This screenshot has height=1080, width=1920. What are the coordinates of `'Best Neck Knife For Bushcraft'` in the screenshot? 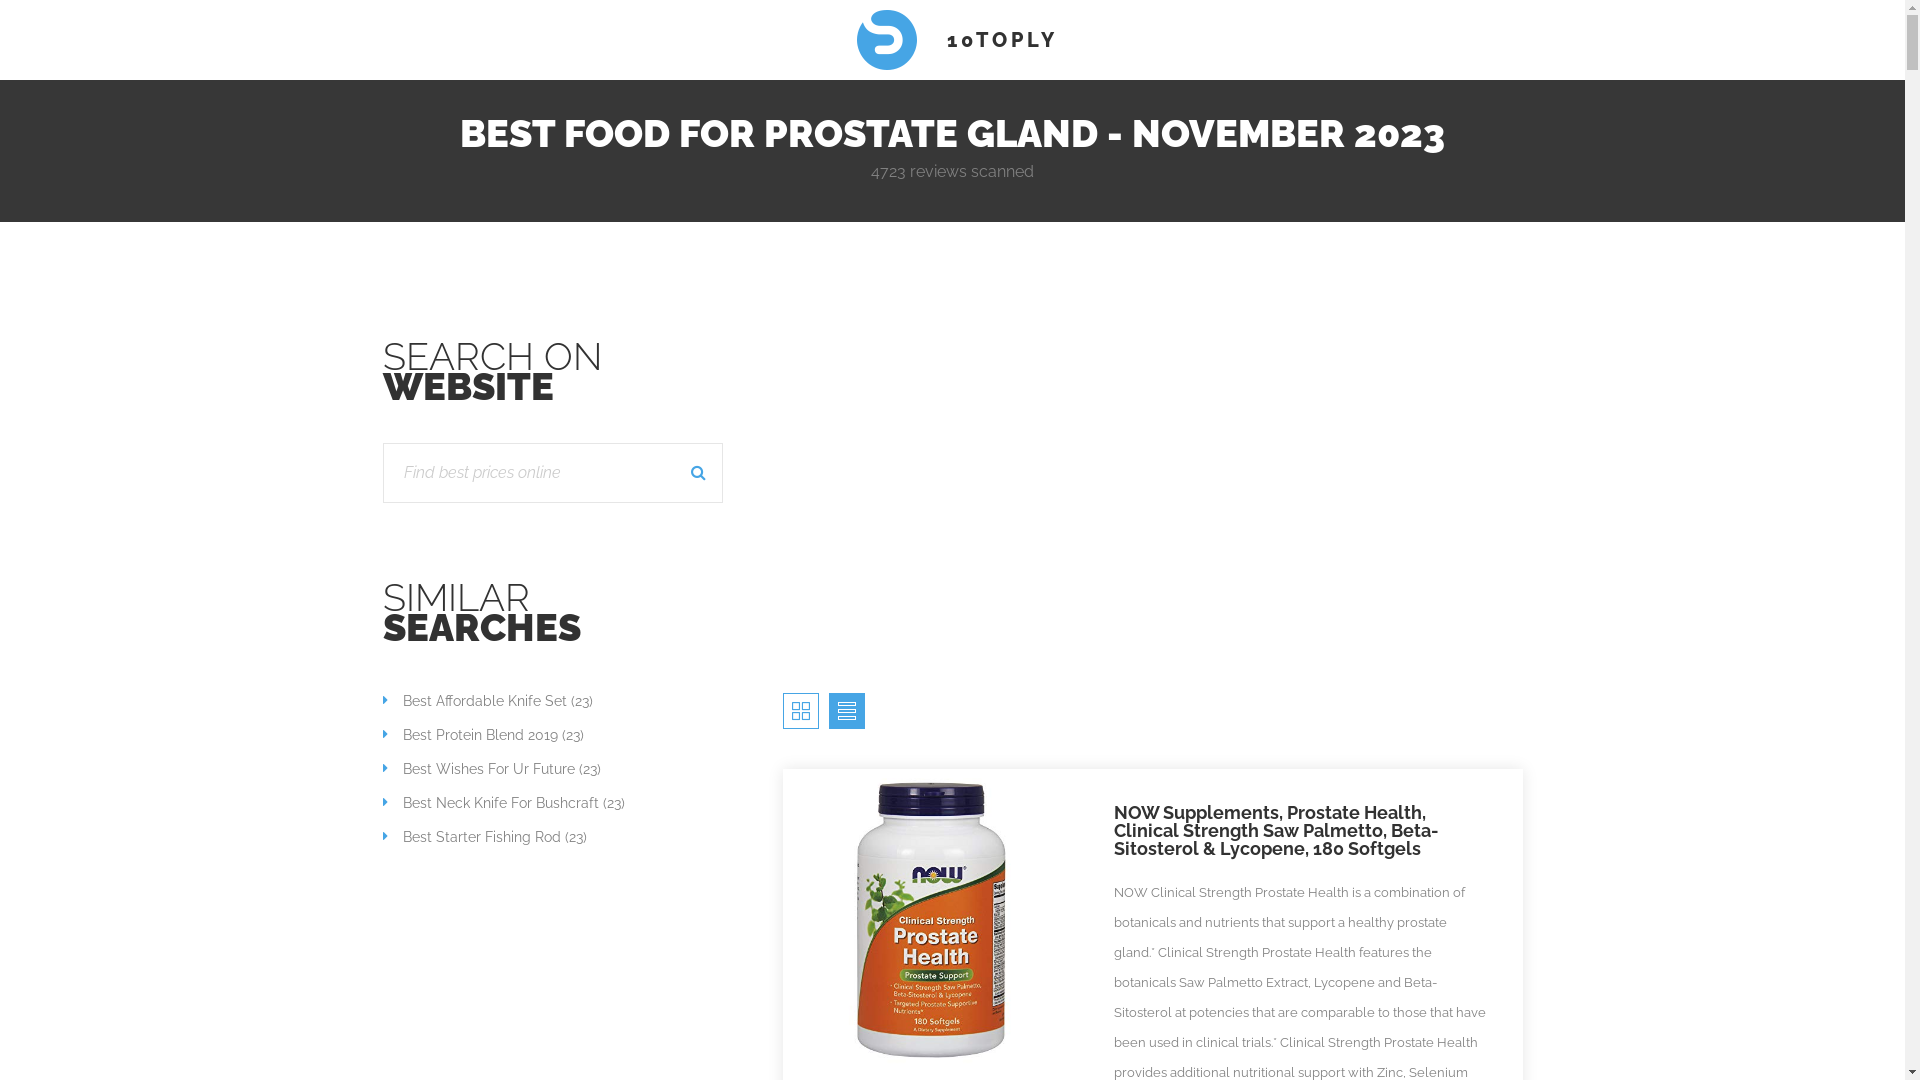 It's located at (382, 801).